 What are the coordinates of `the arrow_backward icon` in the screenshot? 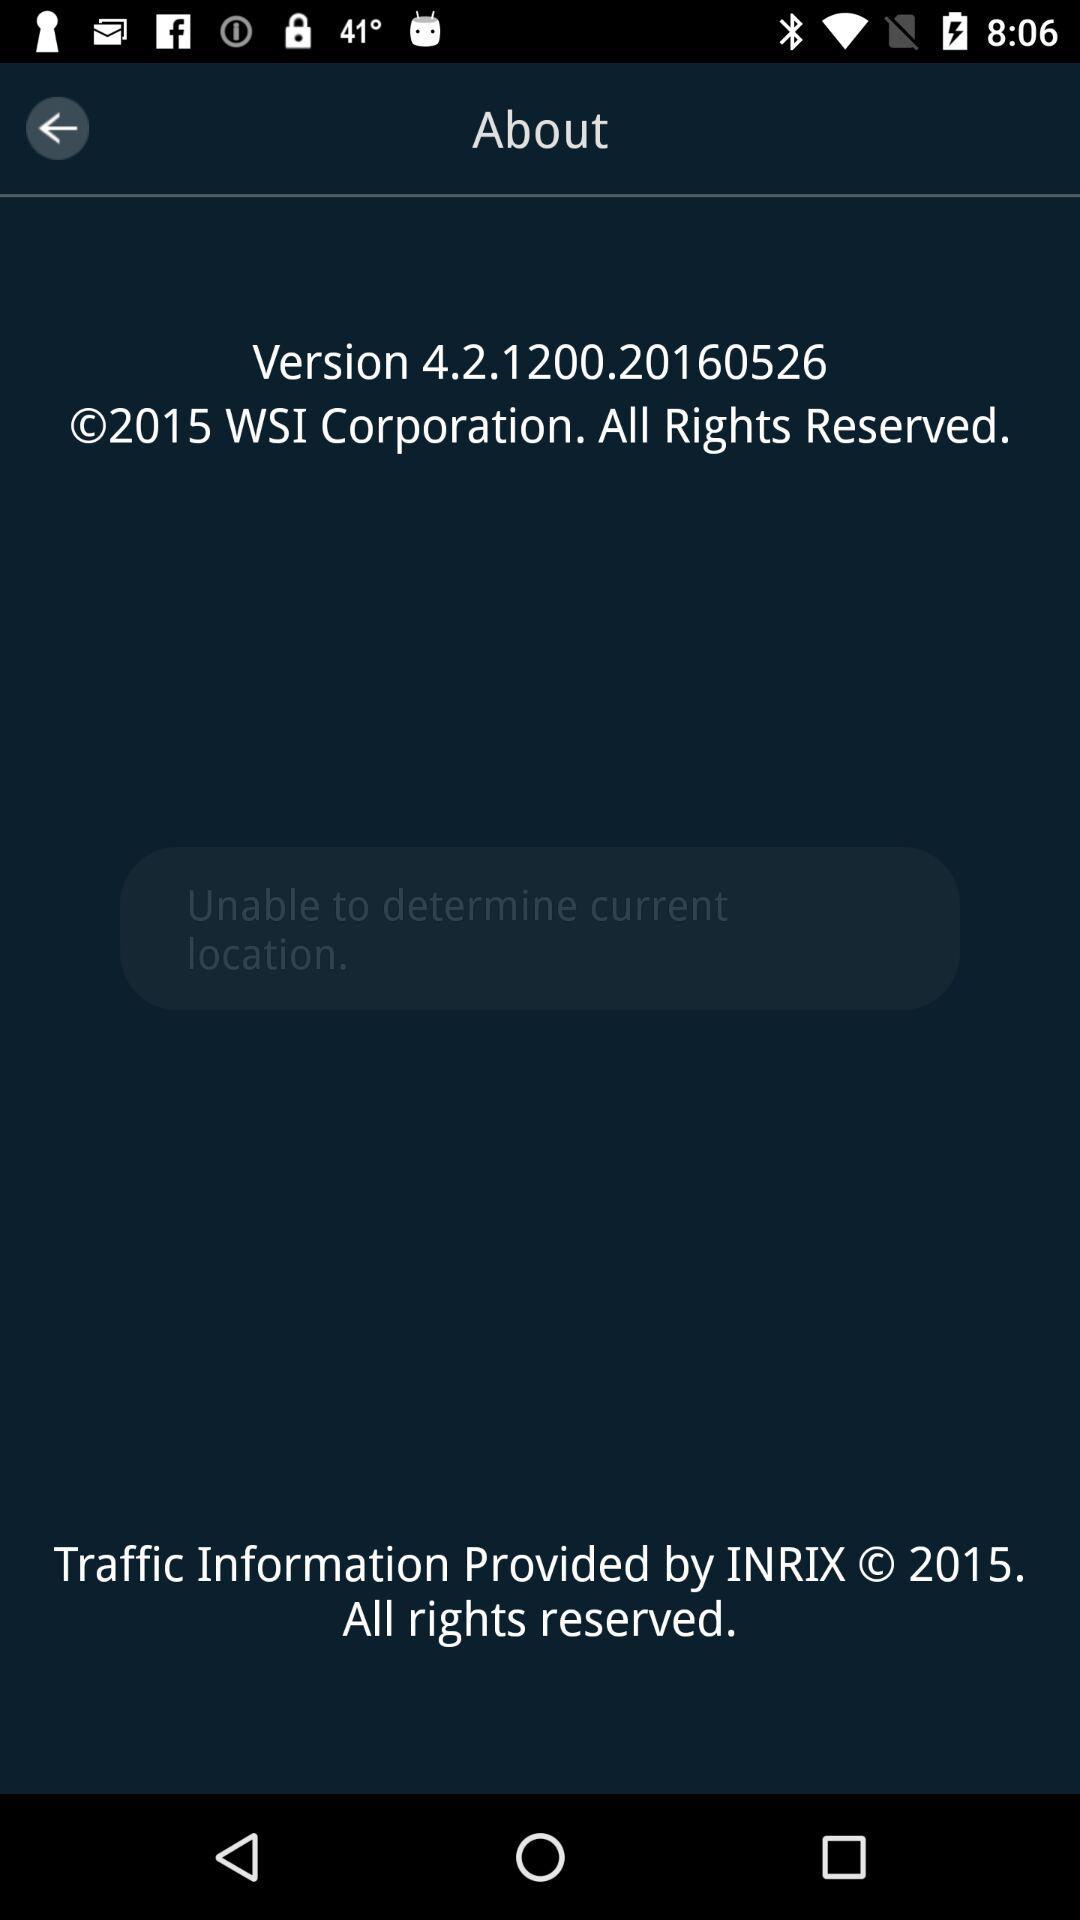 It's located at (56, 127).